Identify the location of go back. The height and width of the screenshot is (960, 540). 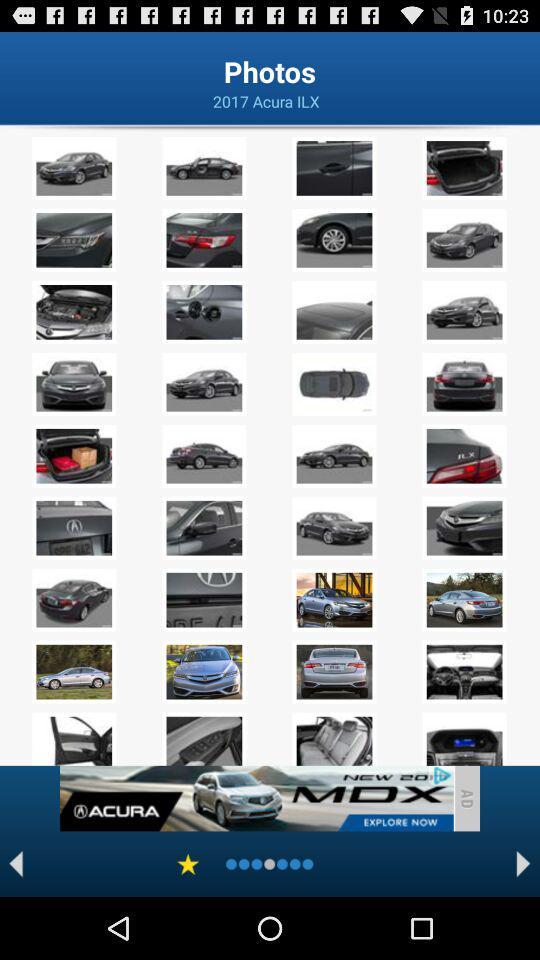
(15, 863).